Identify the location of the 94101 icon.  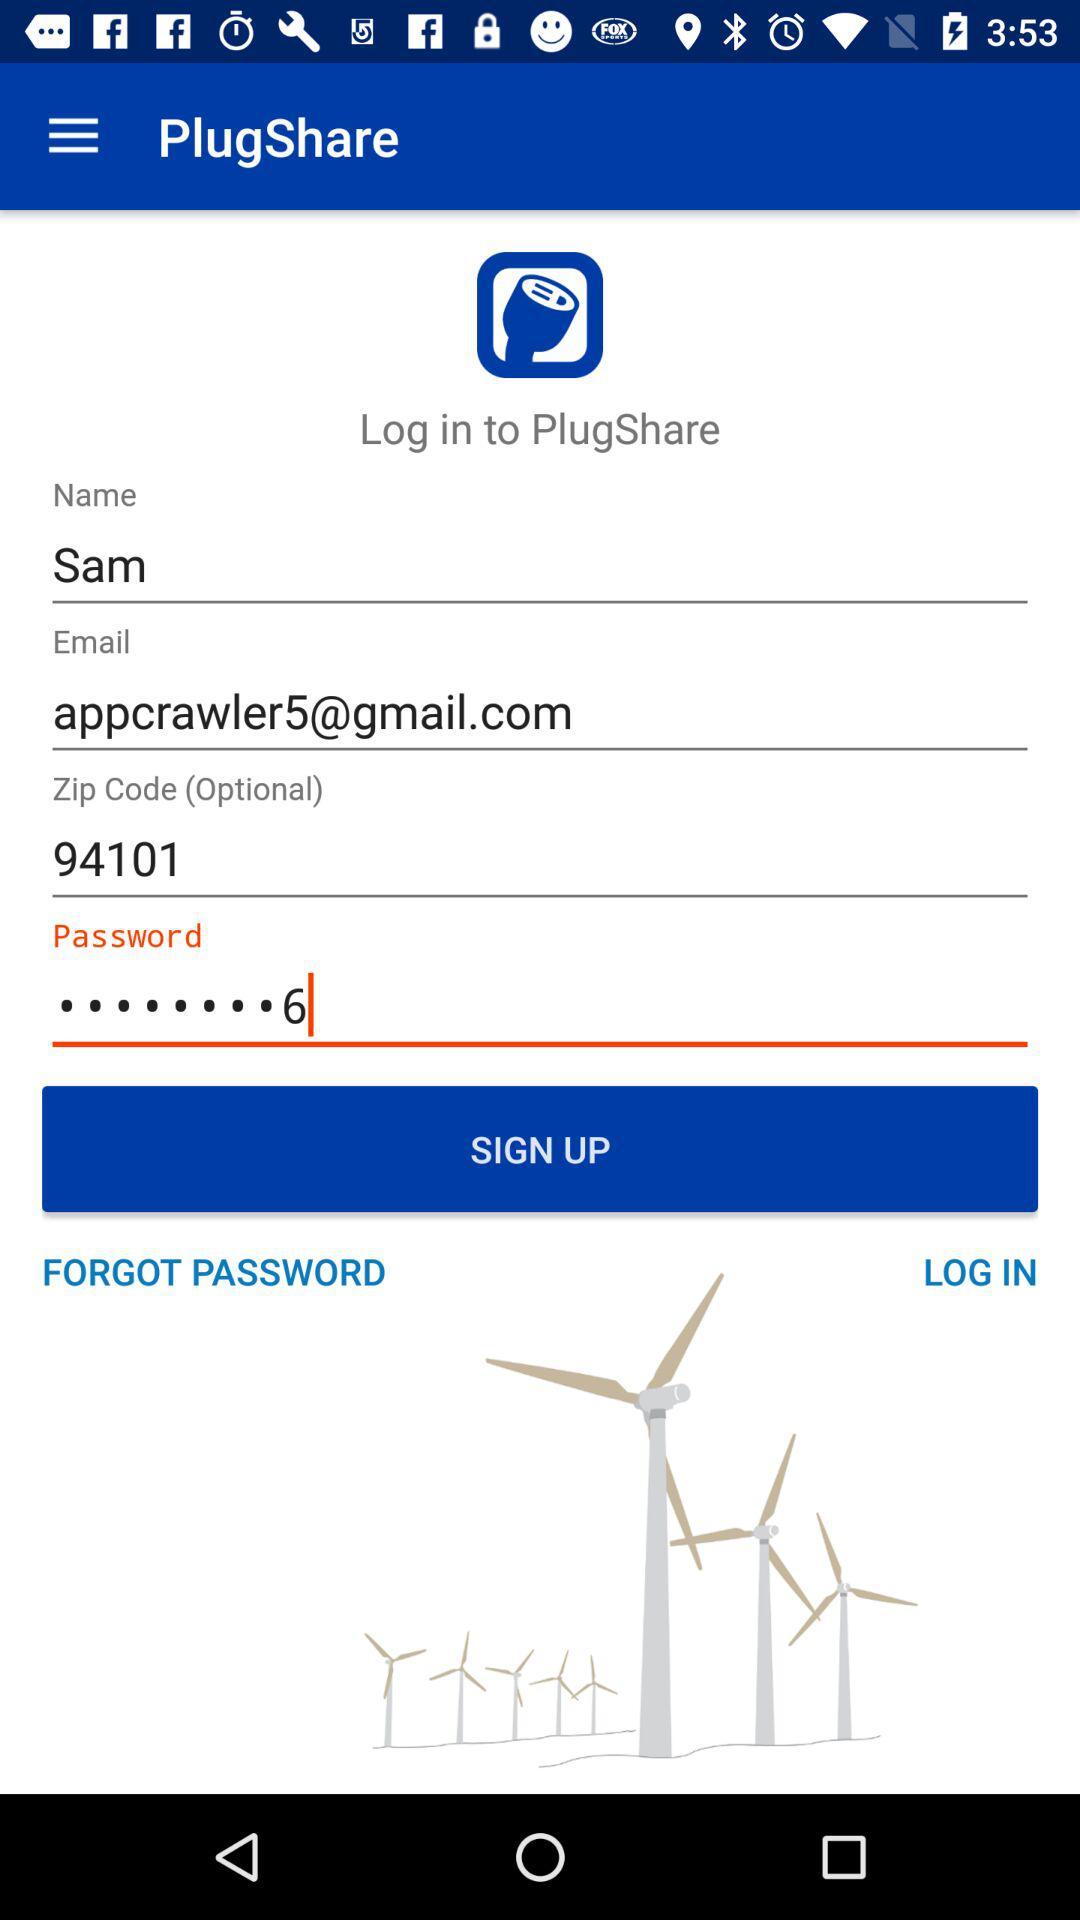
(540, 858).